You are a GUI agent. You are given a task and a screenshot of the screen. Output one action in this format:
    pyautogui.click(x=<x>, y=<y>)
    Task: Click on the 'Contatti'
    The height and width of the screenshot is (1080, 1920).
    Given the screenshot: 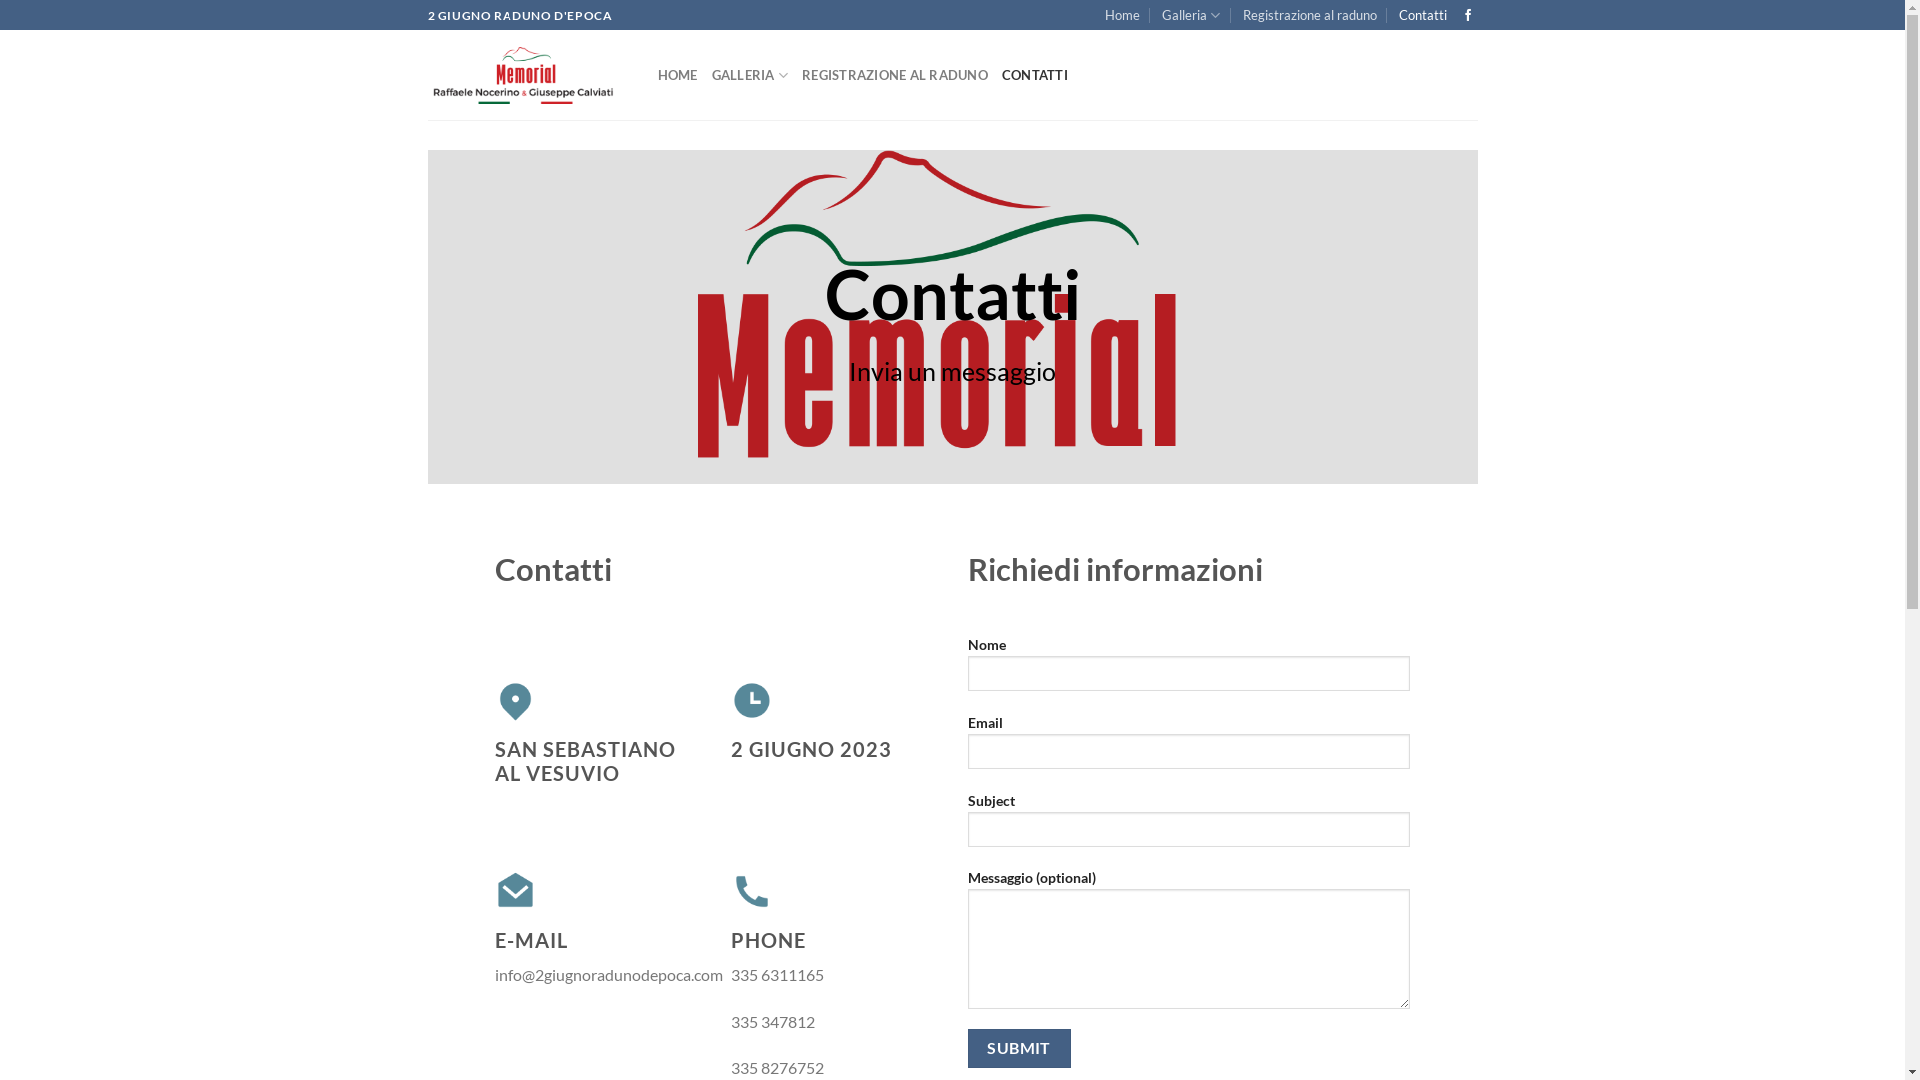 What is the action you would take?
    pyautogui.click(x=1421, y=15)
    